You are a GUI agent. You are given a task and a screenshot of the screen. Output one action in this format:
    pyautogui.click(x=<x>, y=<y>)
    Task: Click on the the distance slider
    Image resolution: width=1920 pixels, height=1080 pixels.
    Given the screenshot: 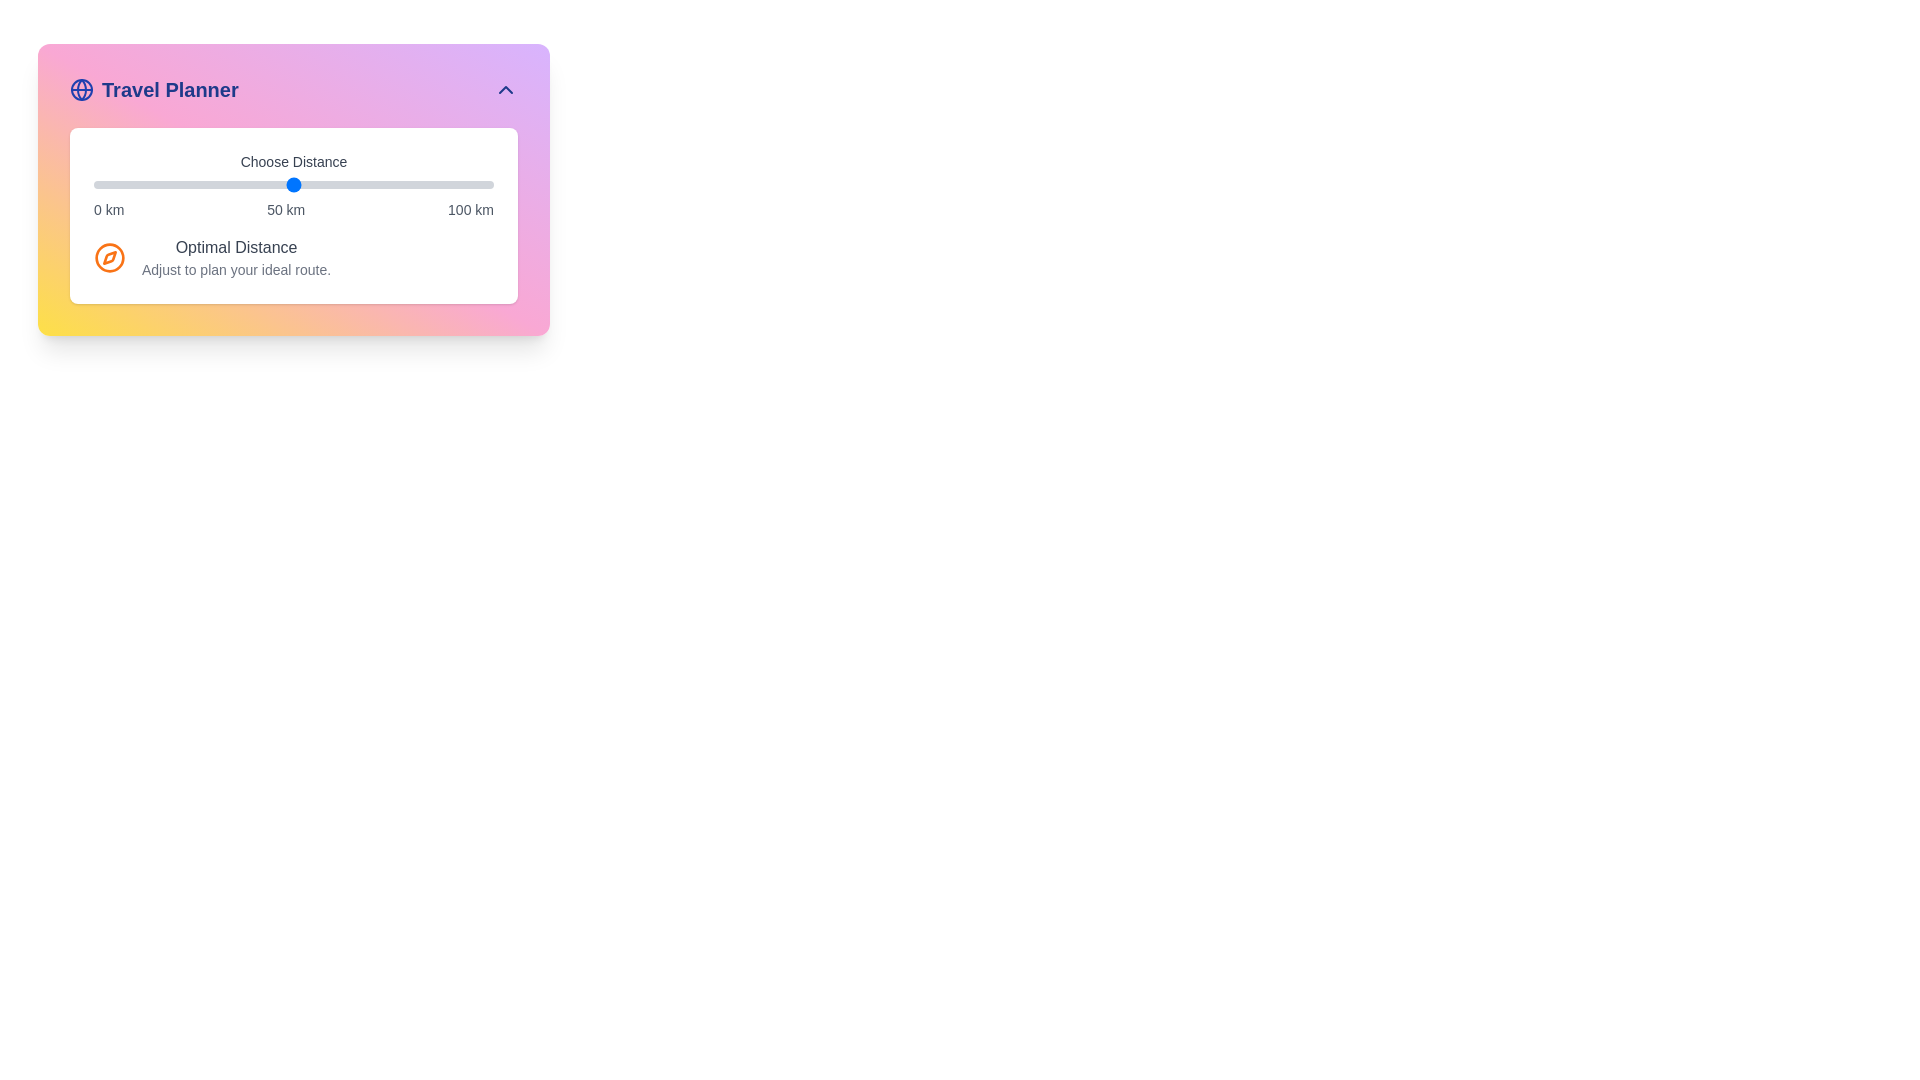 What is the action you would take?
    pyautogui.click(x=432, y=185)
    